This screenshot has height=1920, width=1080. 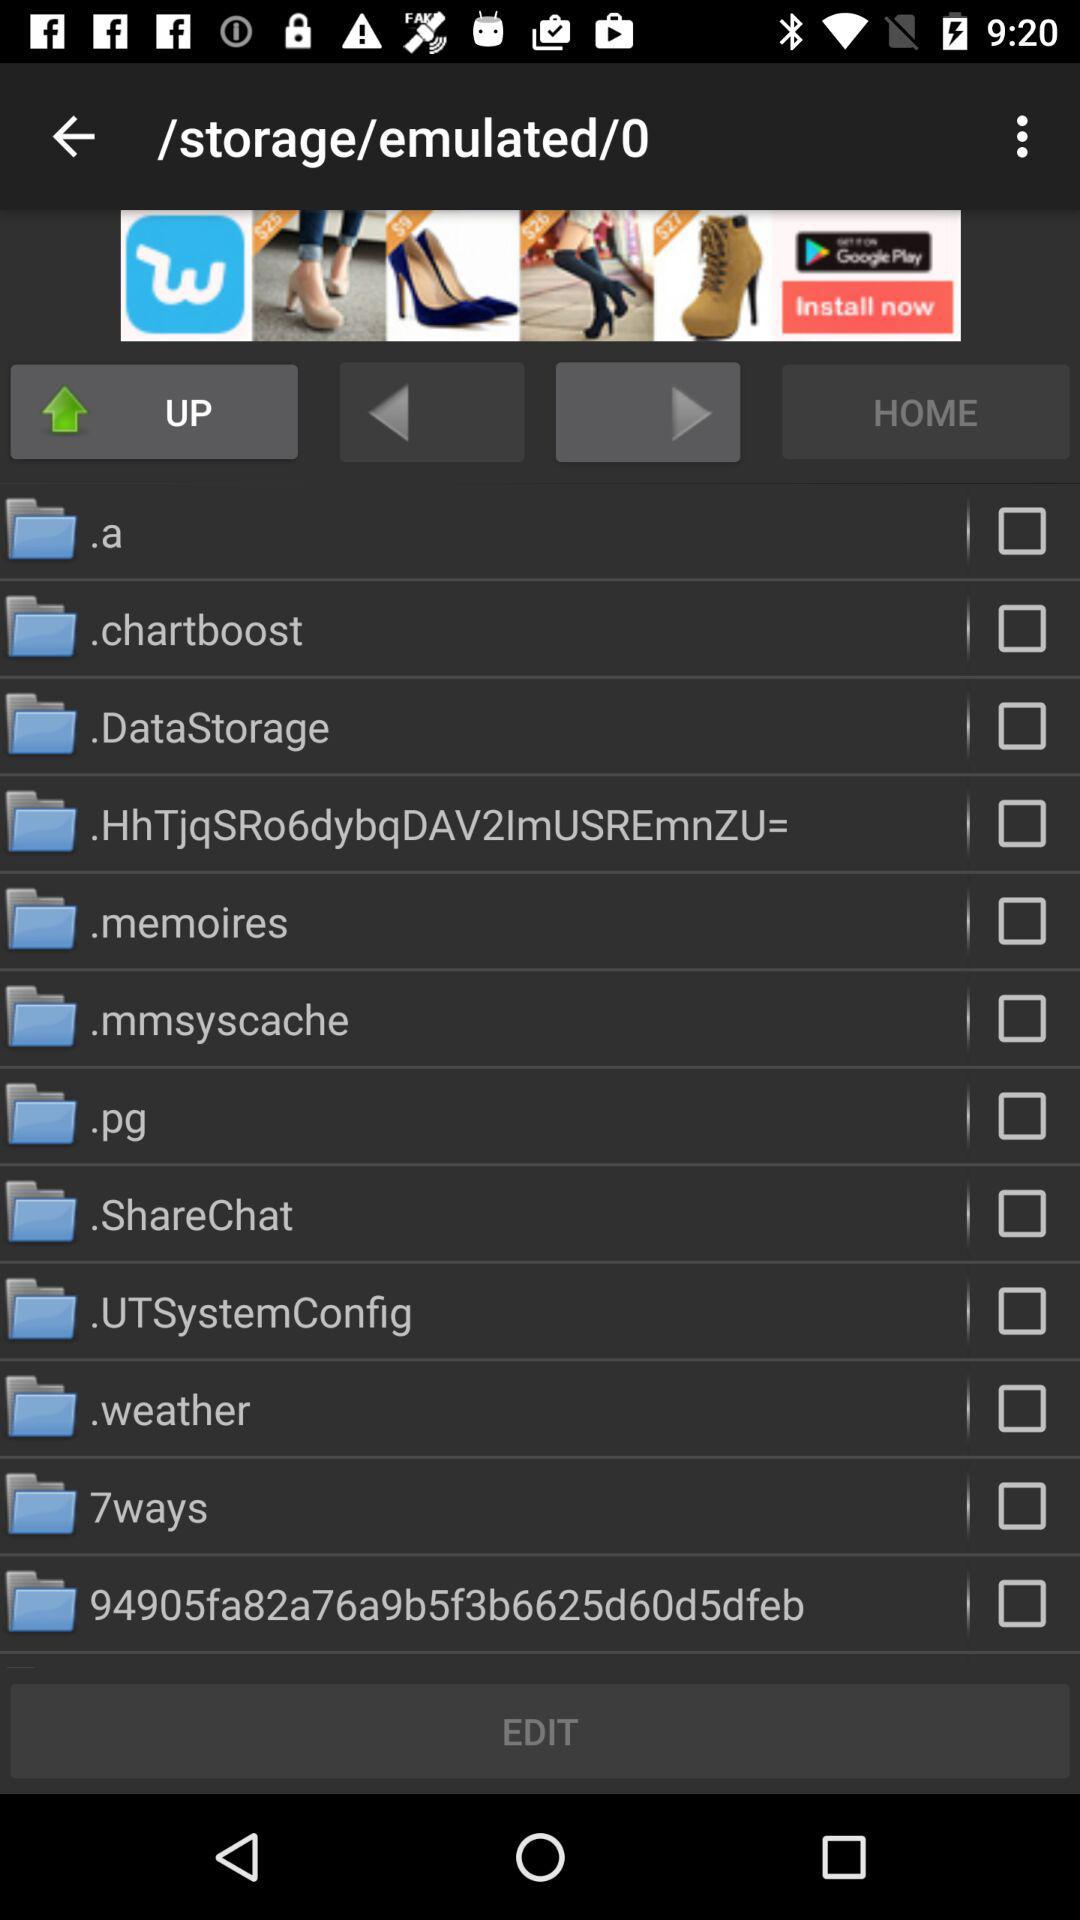 What do you see at coordinates (1024, 627) in the screenshot?
I see `mark/unmark` at bounding box center [1024, 627].